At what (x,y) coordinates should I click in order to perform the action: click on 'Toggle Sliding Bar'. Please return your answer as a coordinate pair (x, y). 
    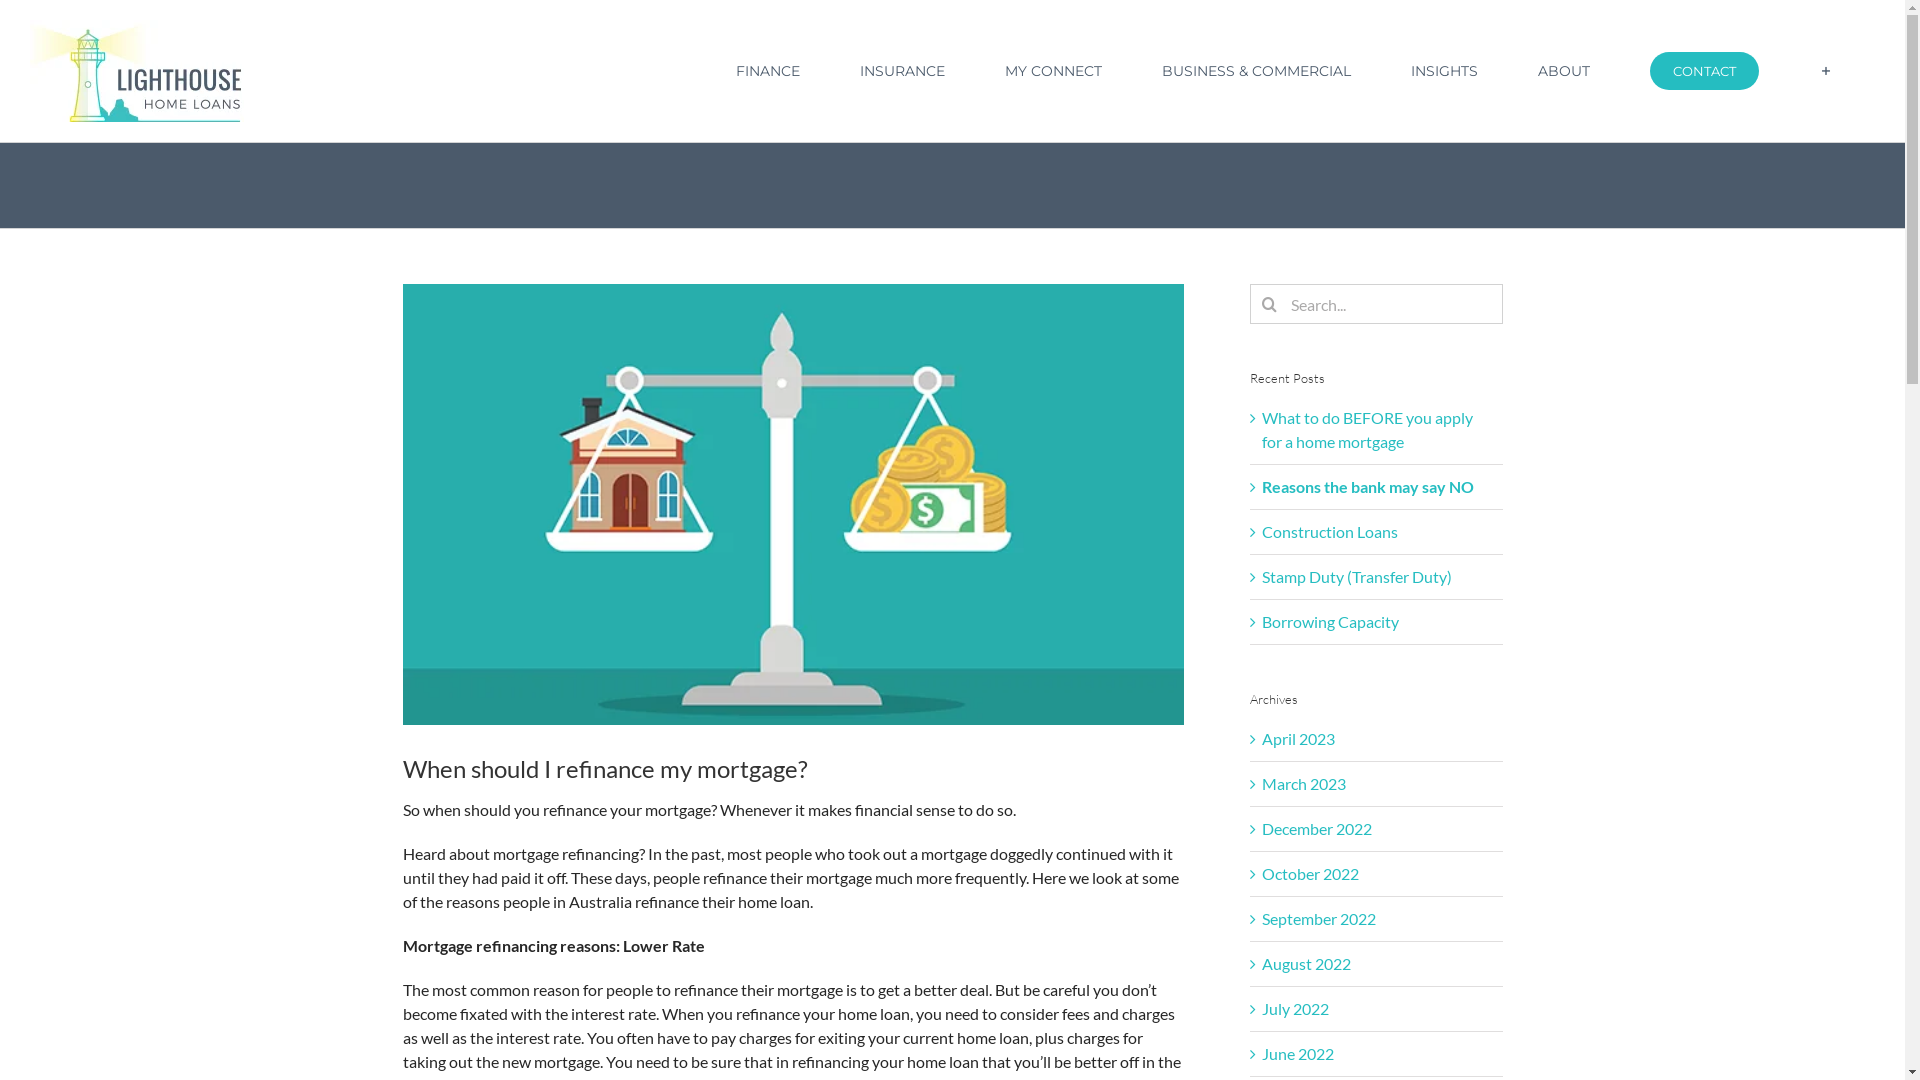
    Looking at the image, I should click on (1825, 69).